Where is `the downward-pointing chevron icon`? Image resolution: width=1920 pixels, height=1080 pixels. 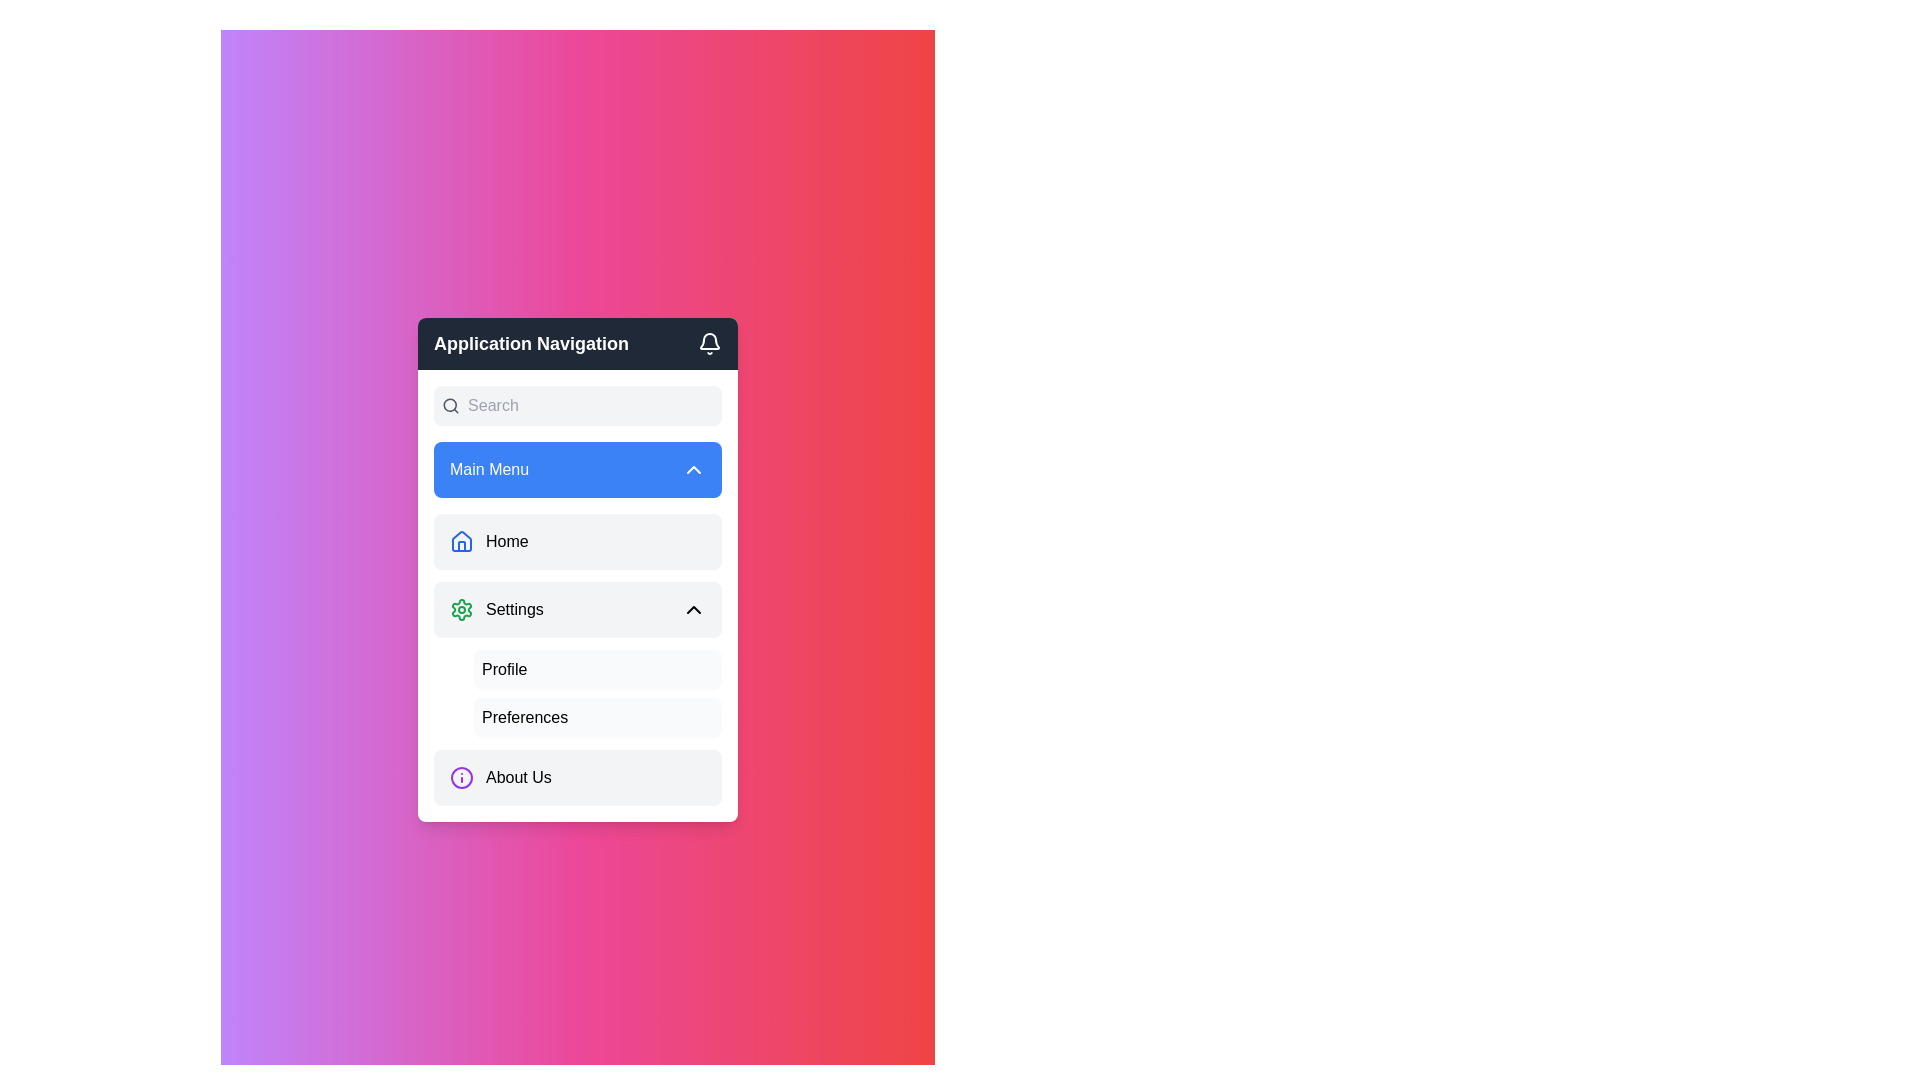
the downward-pointing chevron icon is located at coordinates (694, 470).